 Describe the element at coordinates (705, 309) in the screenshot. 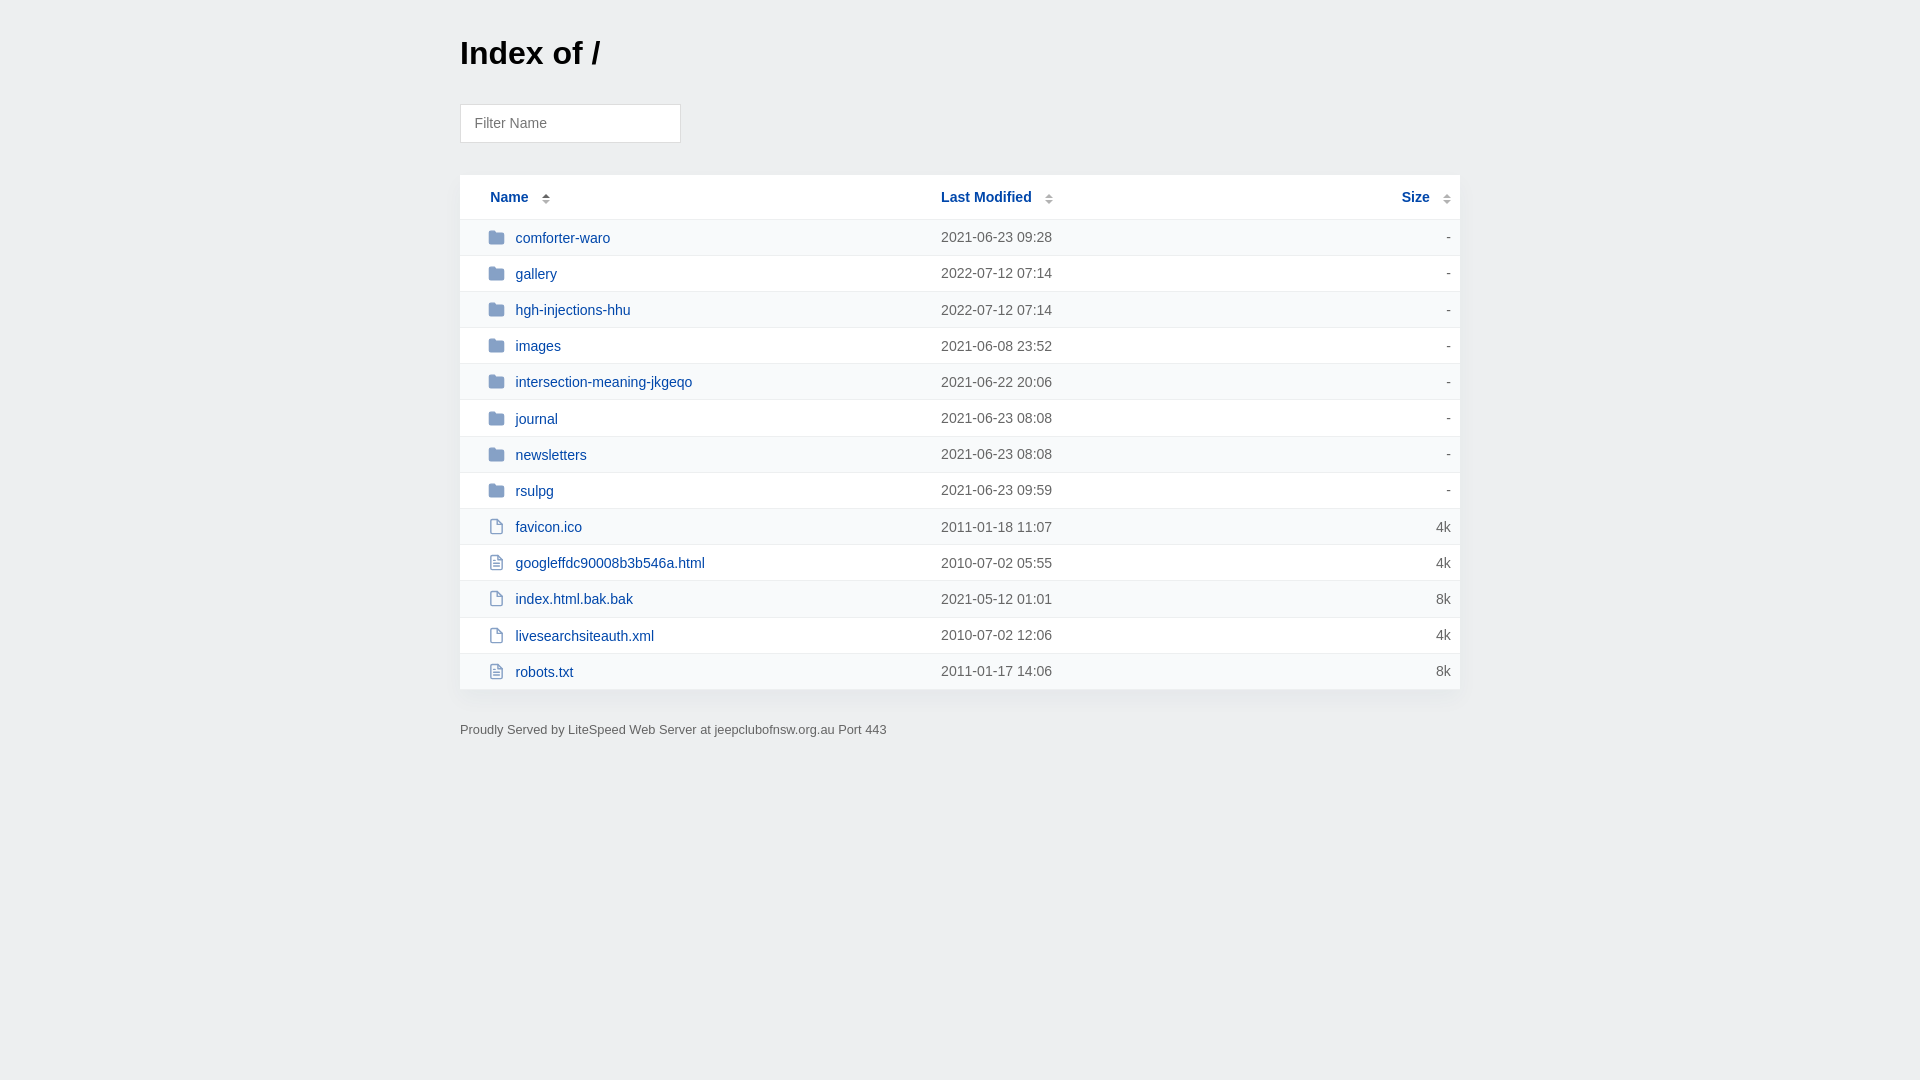

I see `'hgh-injections-hhu'` at that location.